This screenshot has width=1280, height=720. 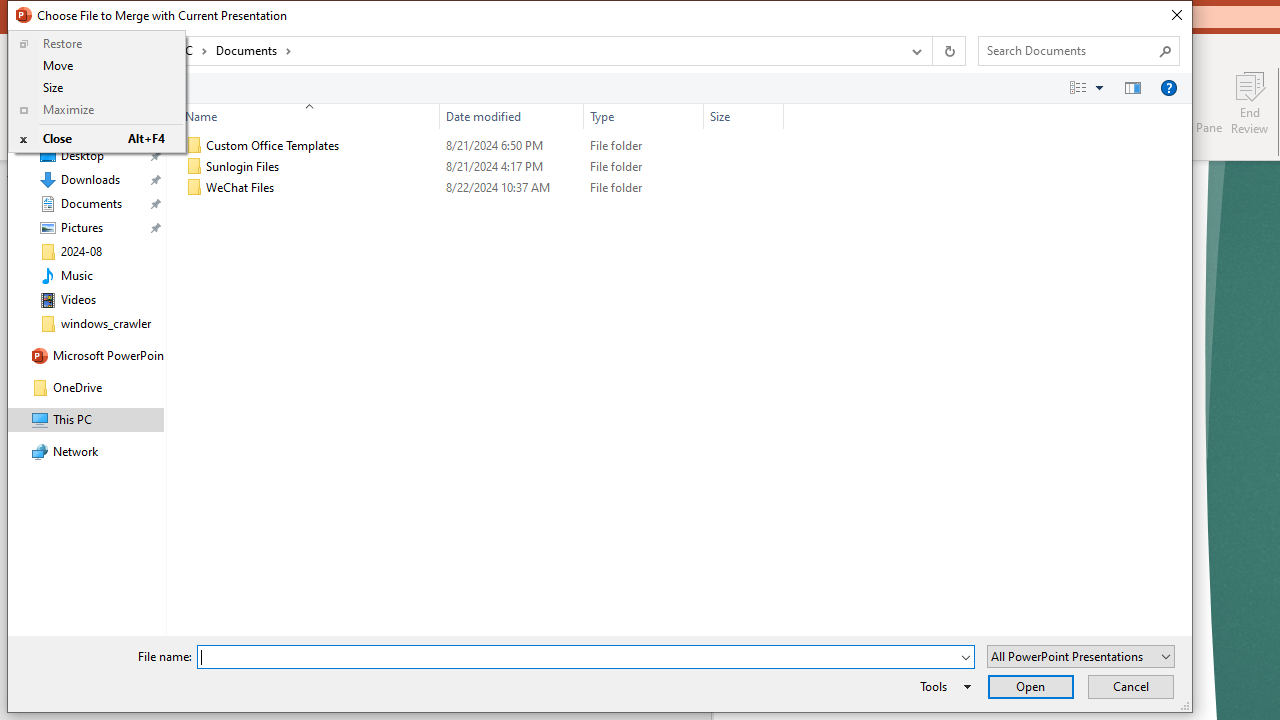 What do you see at coordinates (96, 43) in the screenshot?
I see `'Restore'` at bounding box center [96, 43].